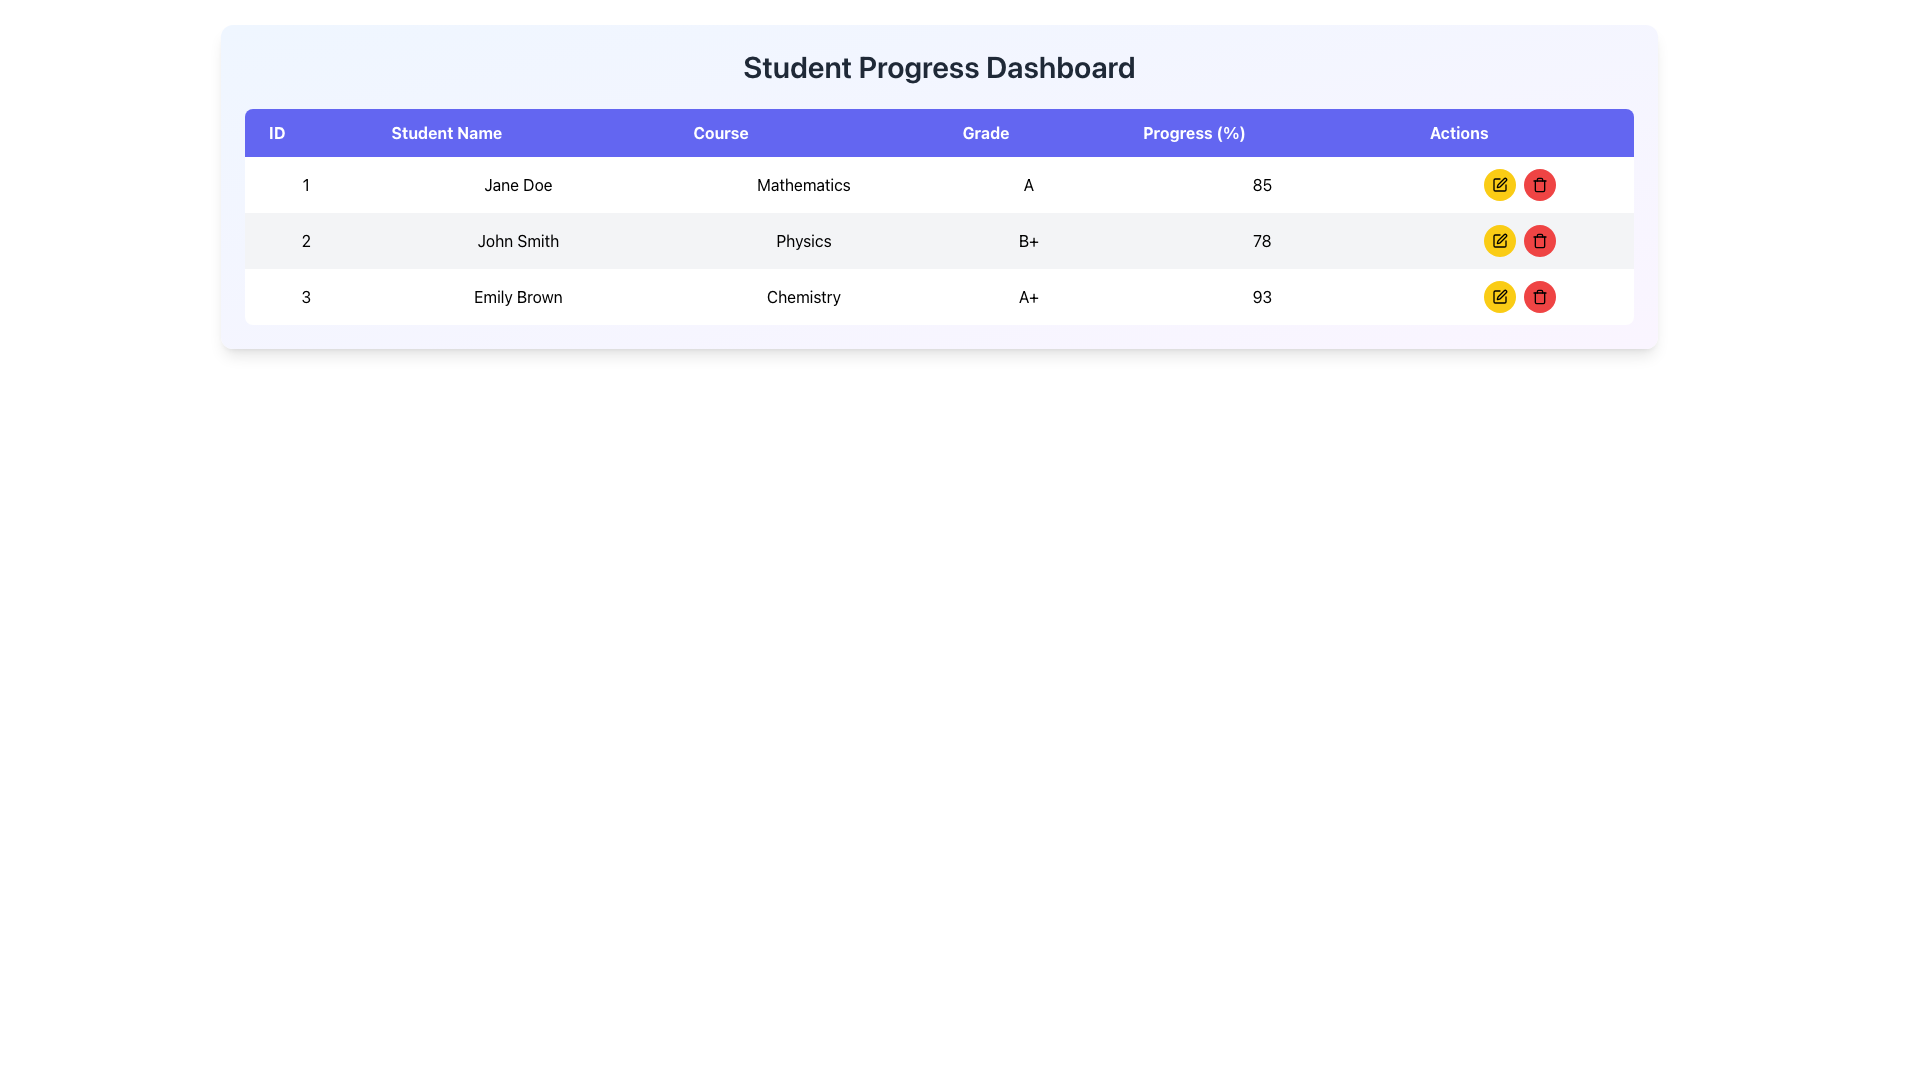 Image resolution: width=1920 pixels, height=1080 pixels. What do you see at coordinates (1538, 239) in the screenshot?
I see `the trash can icon within the circular red button in the 'Actions' column of the second row` at bounding box center [1538, 239].